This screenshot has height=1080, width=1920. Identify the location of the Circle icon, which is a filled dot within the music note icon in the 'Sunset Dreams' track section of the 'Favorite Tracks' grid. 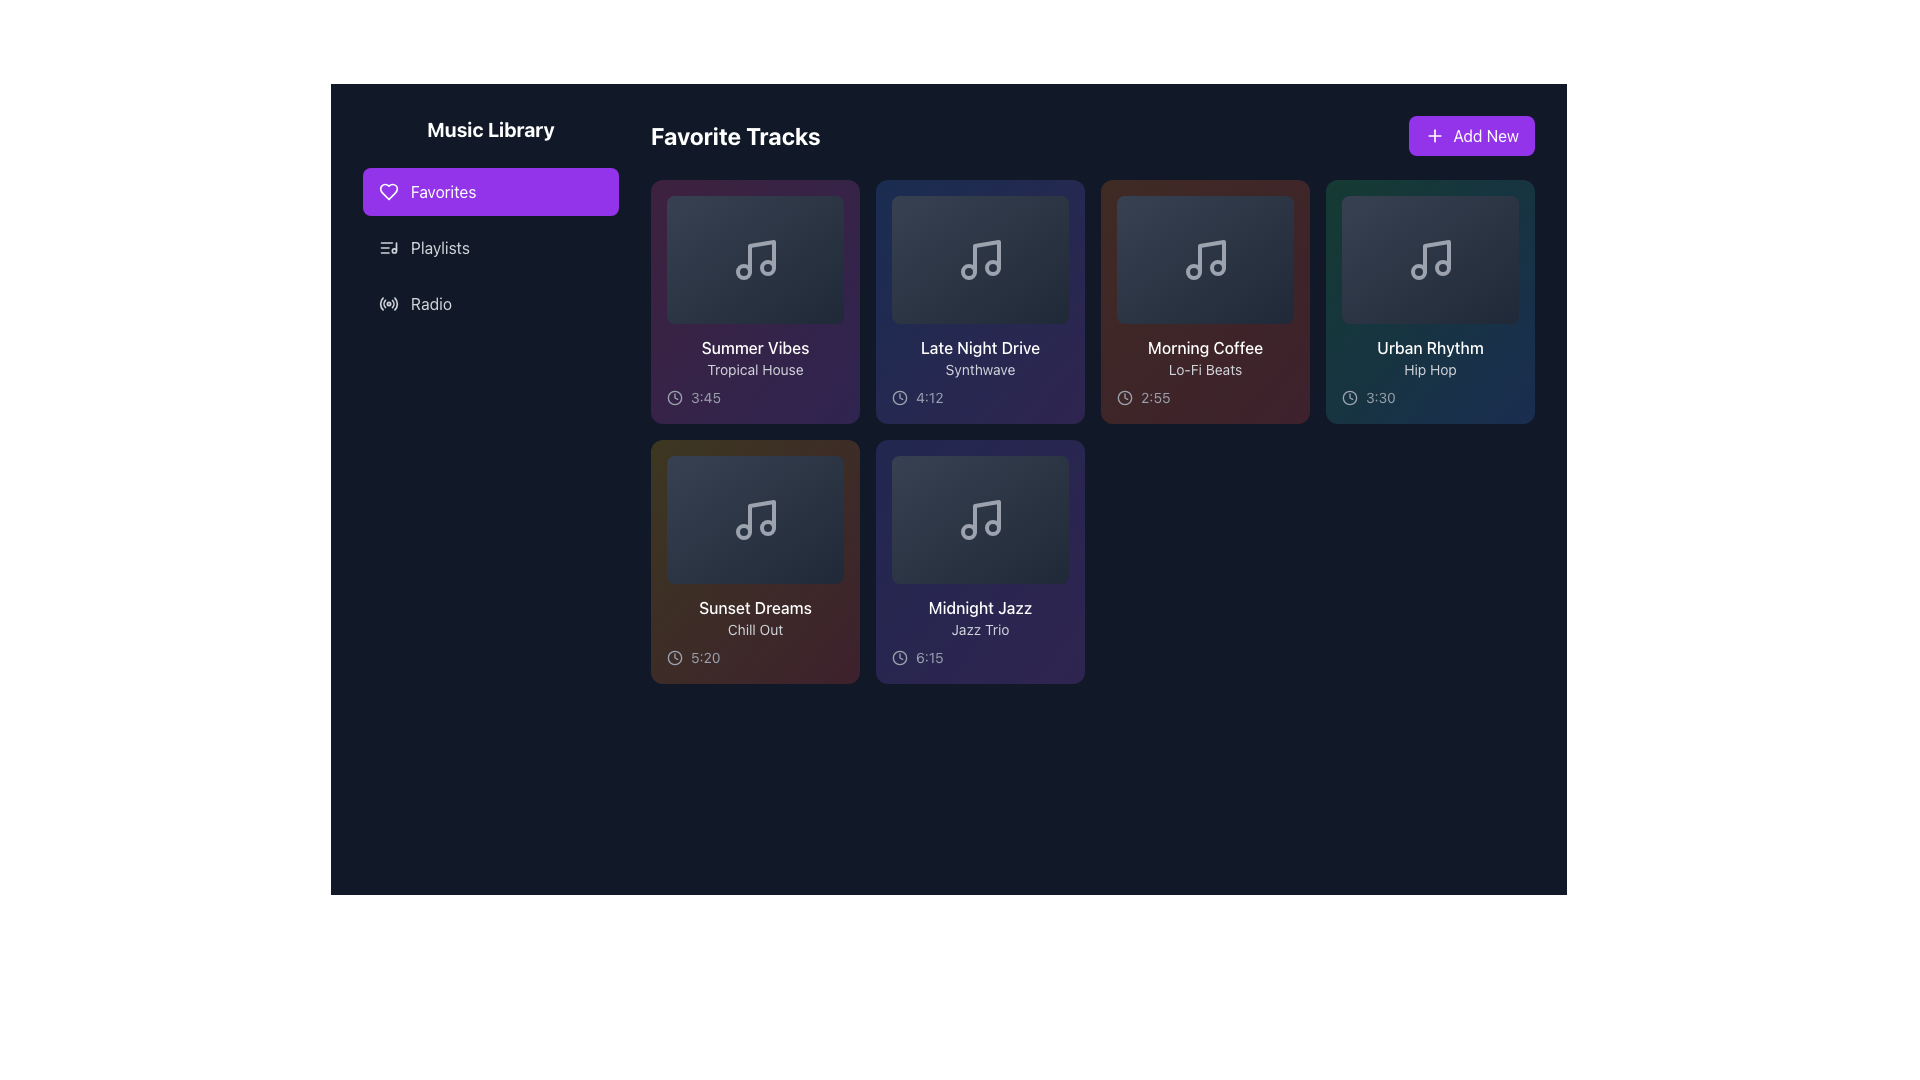
(766, 527).